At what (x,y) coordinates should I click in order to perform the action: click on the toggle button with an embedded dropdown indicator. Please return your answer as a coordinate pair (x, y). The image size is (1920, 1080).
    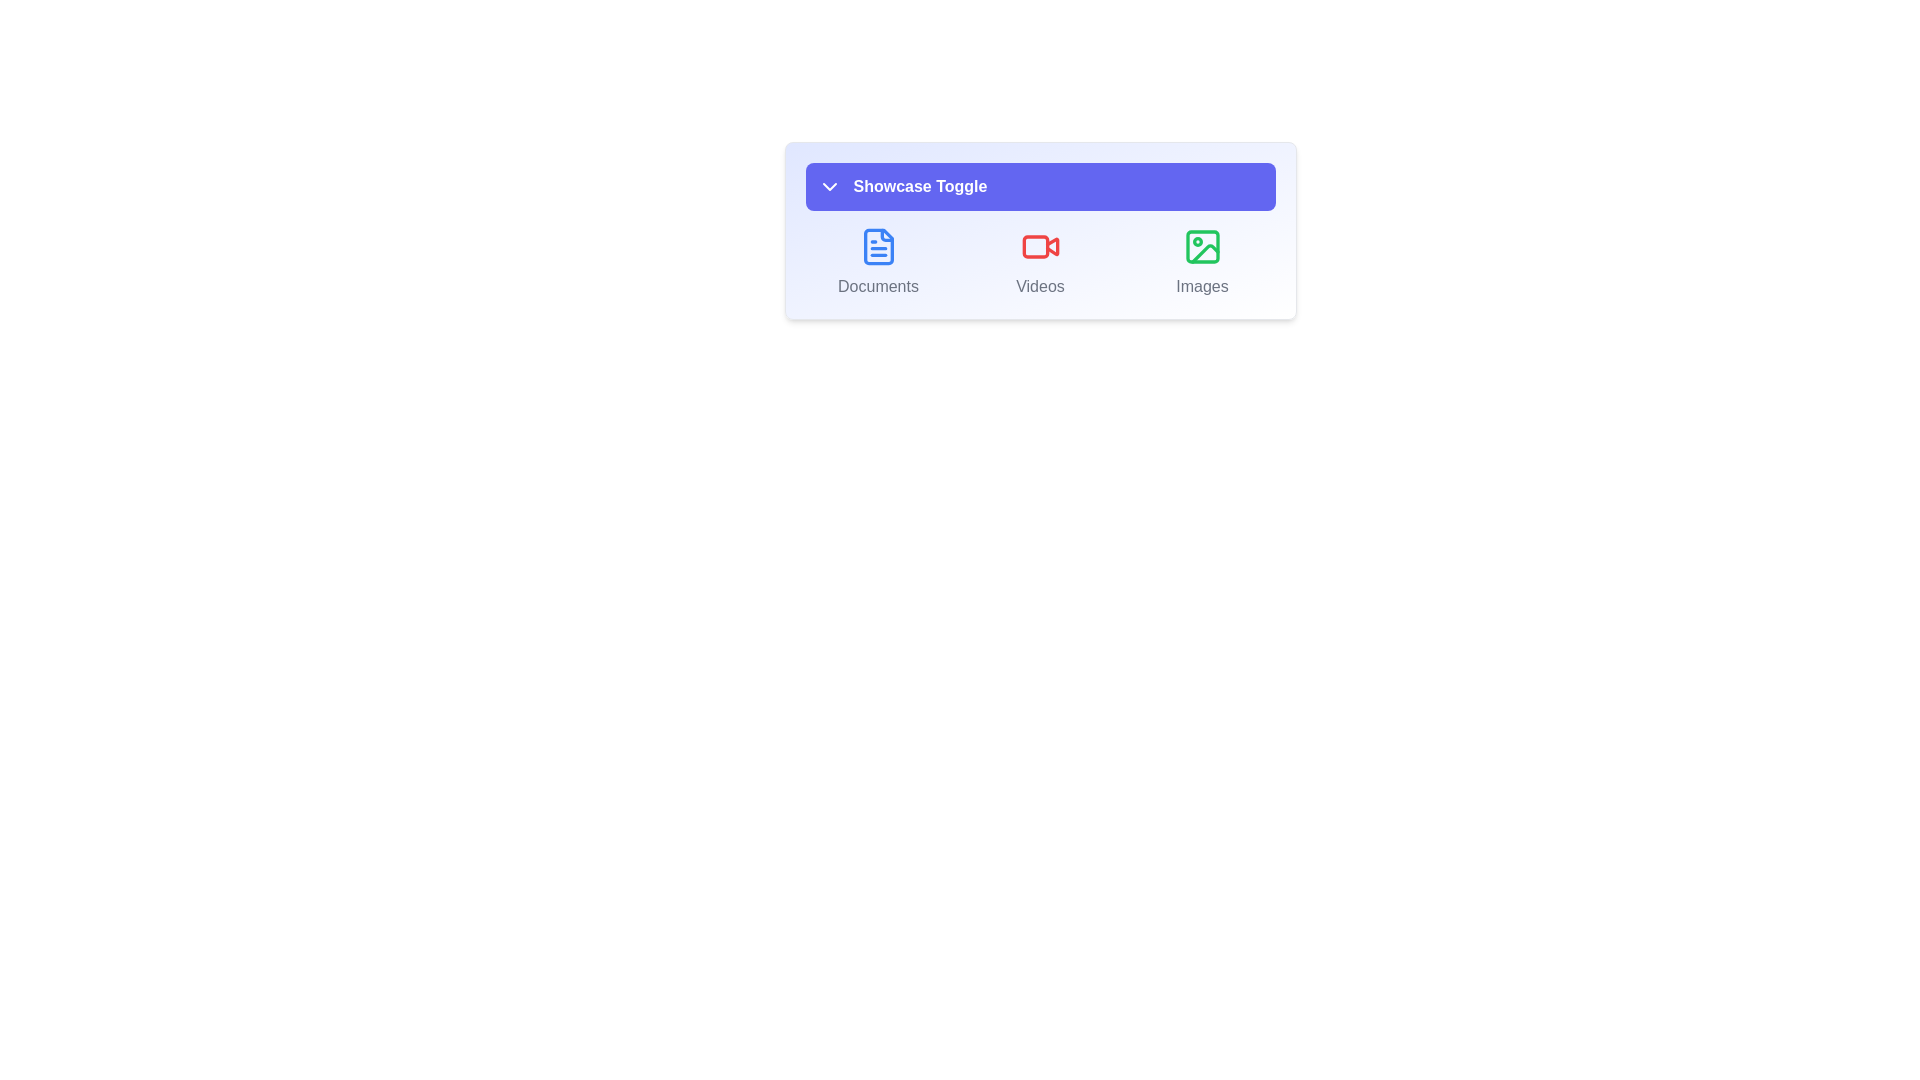
    Looking at the image, I should click on (1040, 186).